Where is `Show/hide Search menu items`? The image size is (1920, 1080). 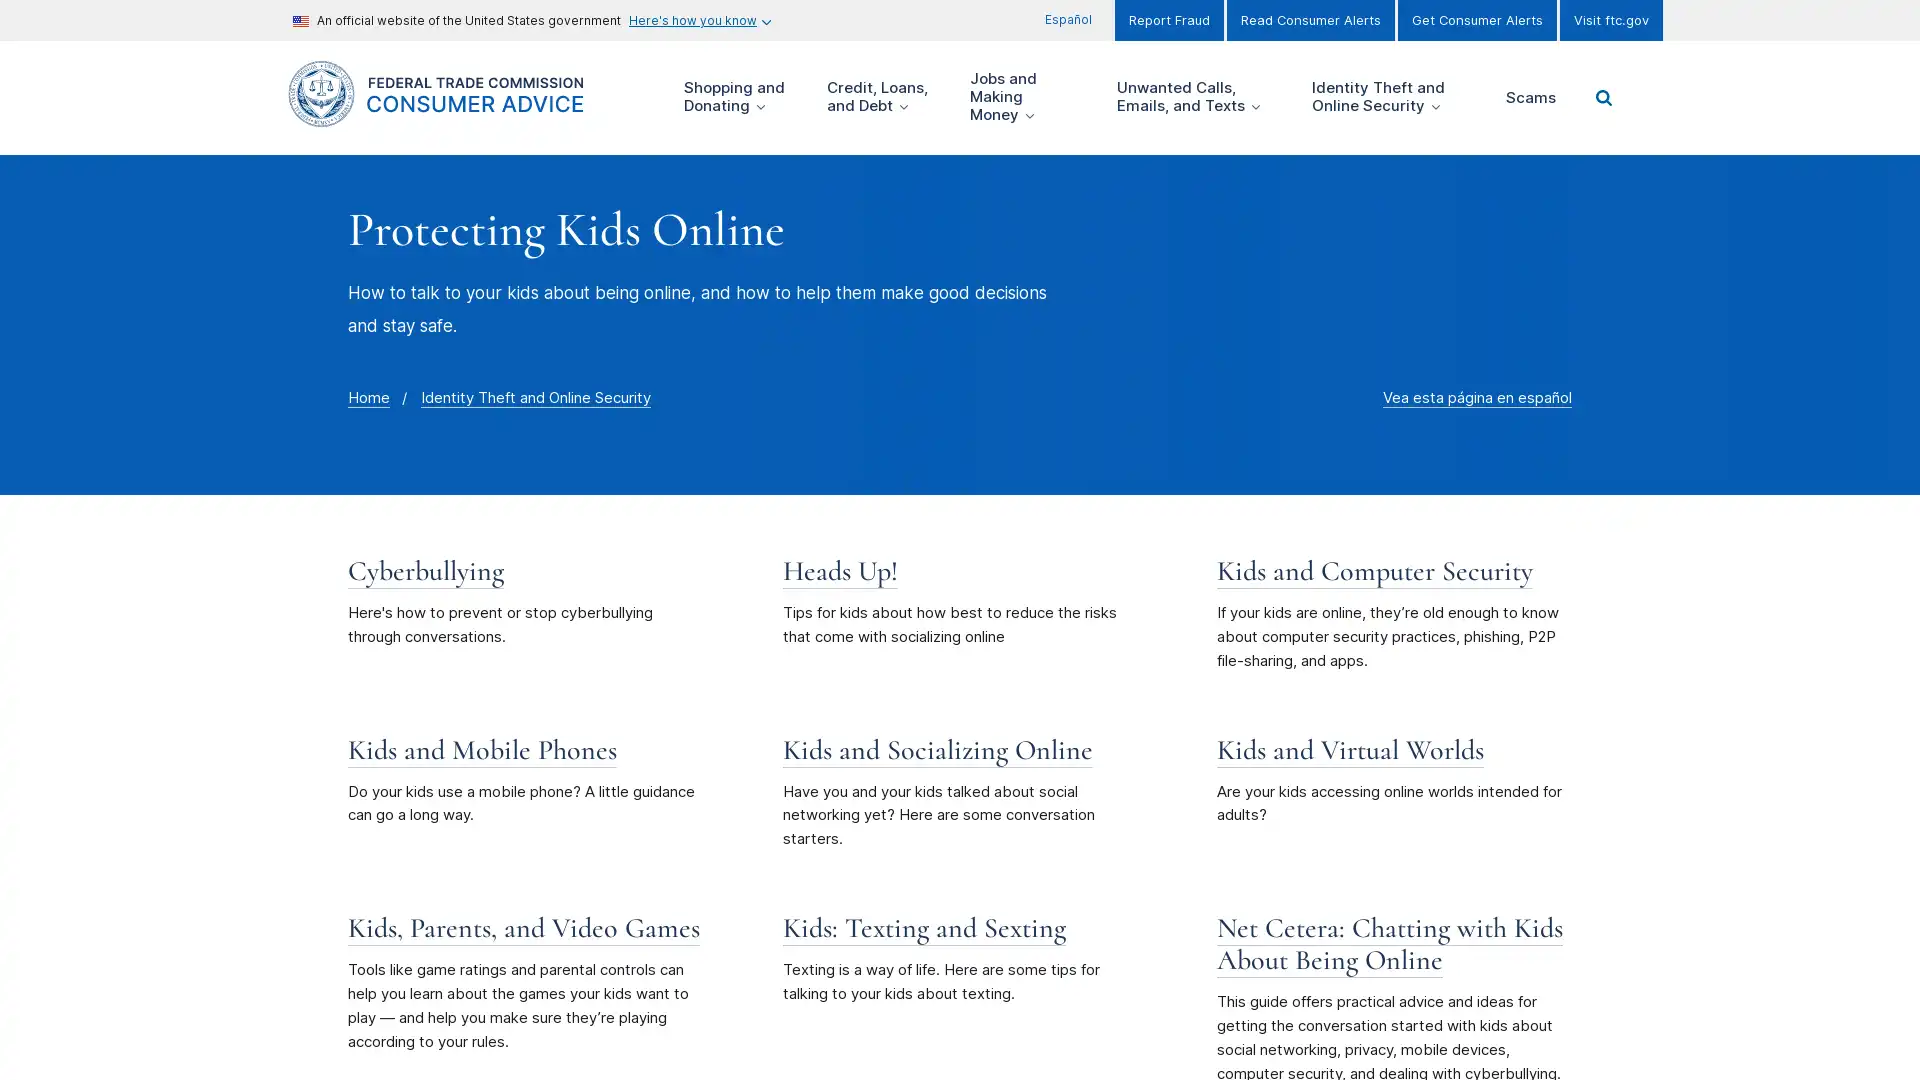
Show/hide Search menu items is located at coordinates (1603, 96).